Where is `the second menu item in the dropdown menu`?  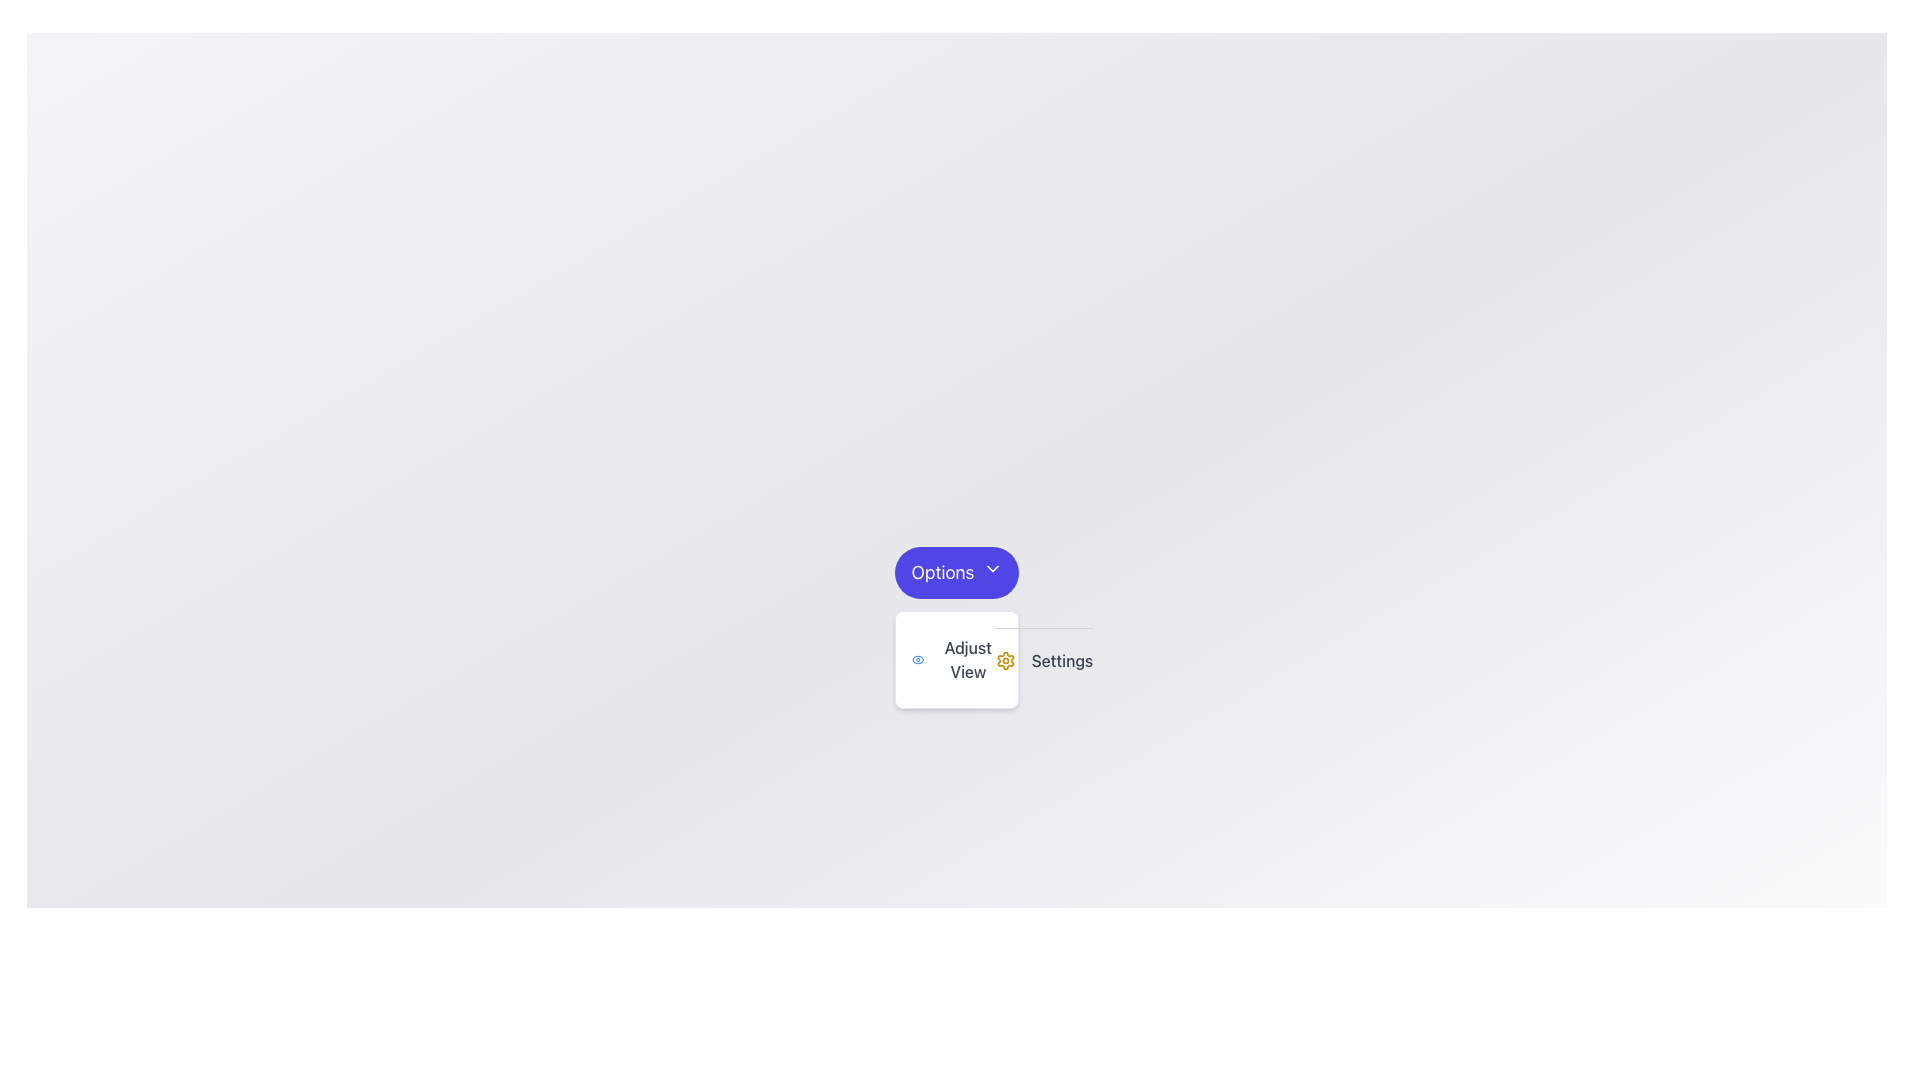
the second menu item in the dropdown menu is located at coordinates (1043, 659).